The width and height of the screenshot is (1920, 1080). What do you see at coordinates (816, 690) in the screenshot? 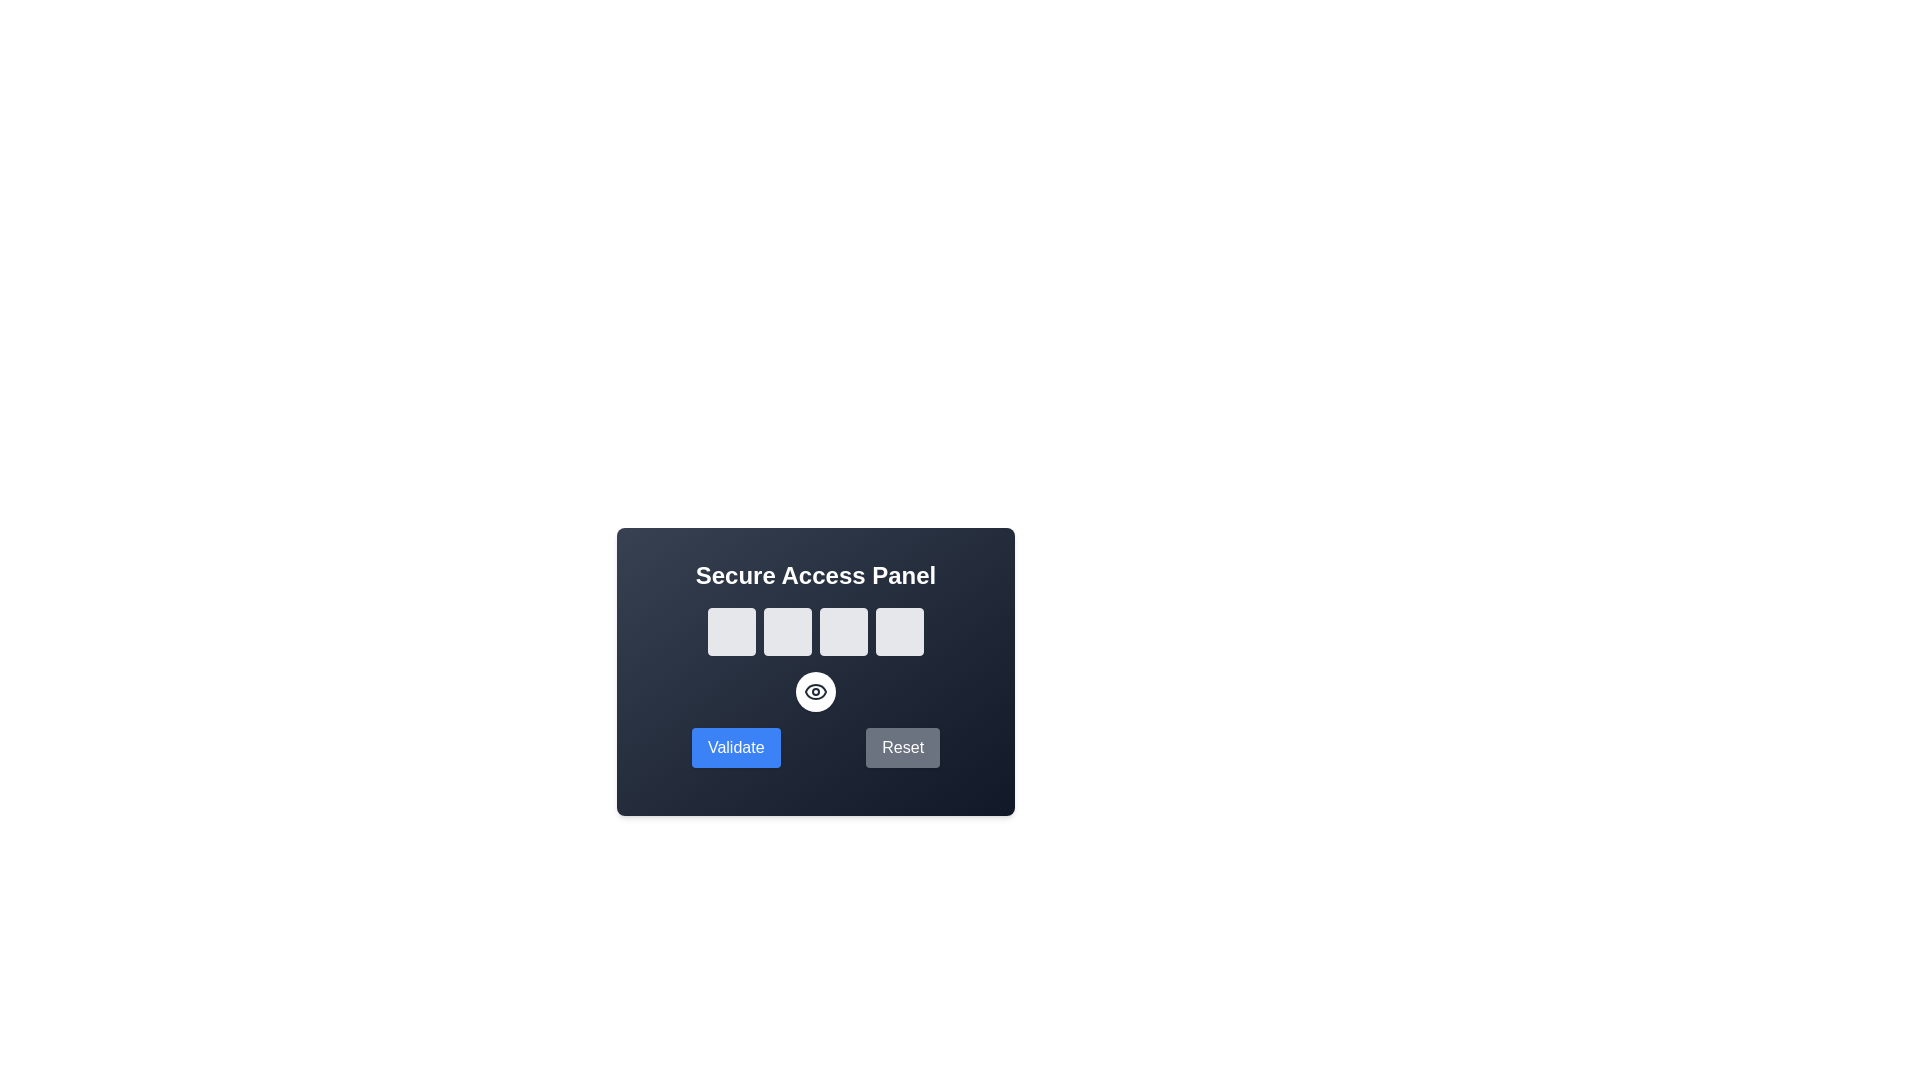
I see `the circular white button with a dark gray eye icon by tabbing to it` at bounding box center [816, 690].